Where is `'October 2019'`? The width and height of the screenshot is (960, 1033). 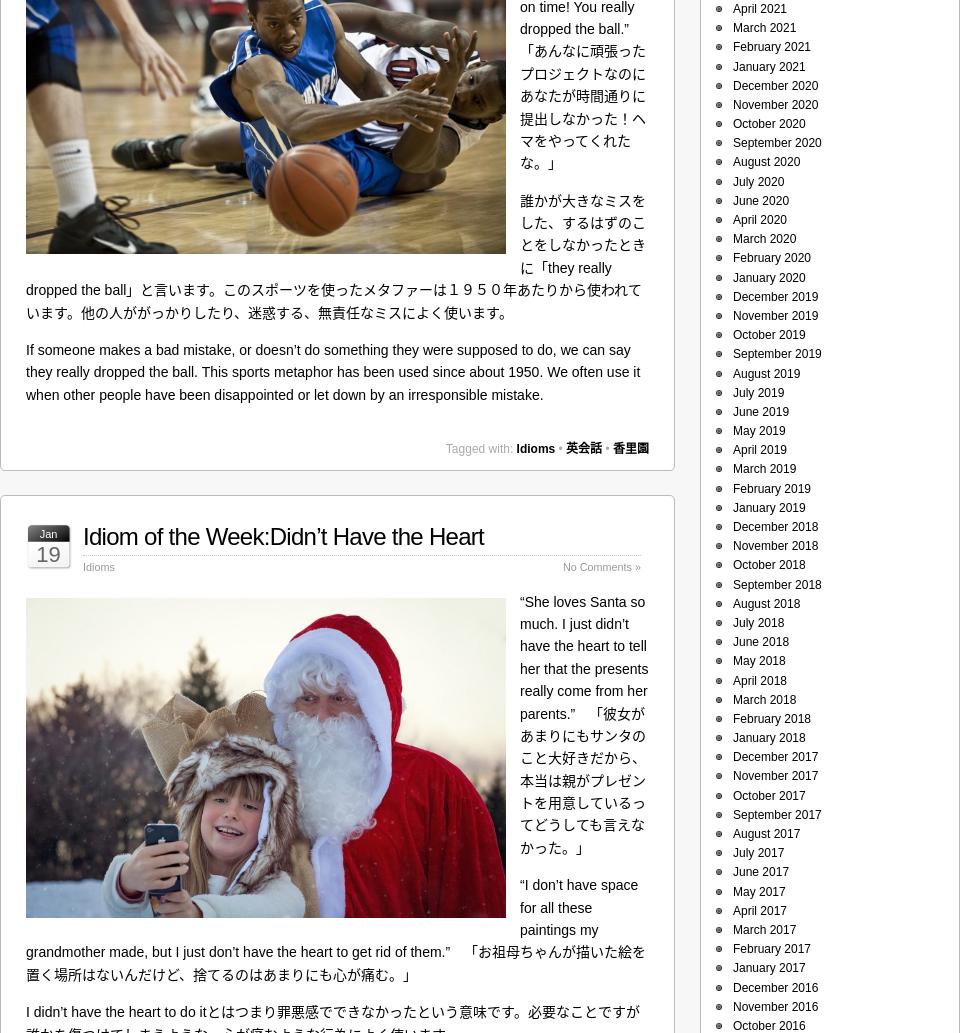 'October 2019' is located at coordinates (767, 334).